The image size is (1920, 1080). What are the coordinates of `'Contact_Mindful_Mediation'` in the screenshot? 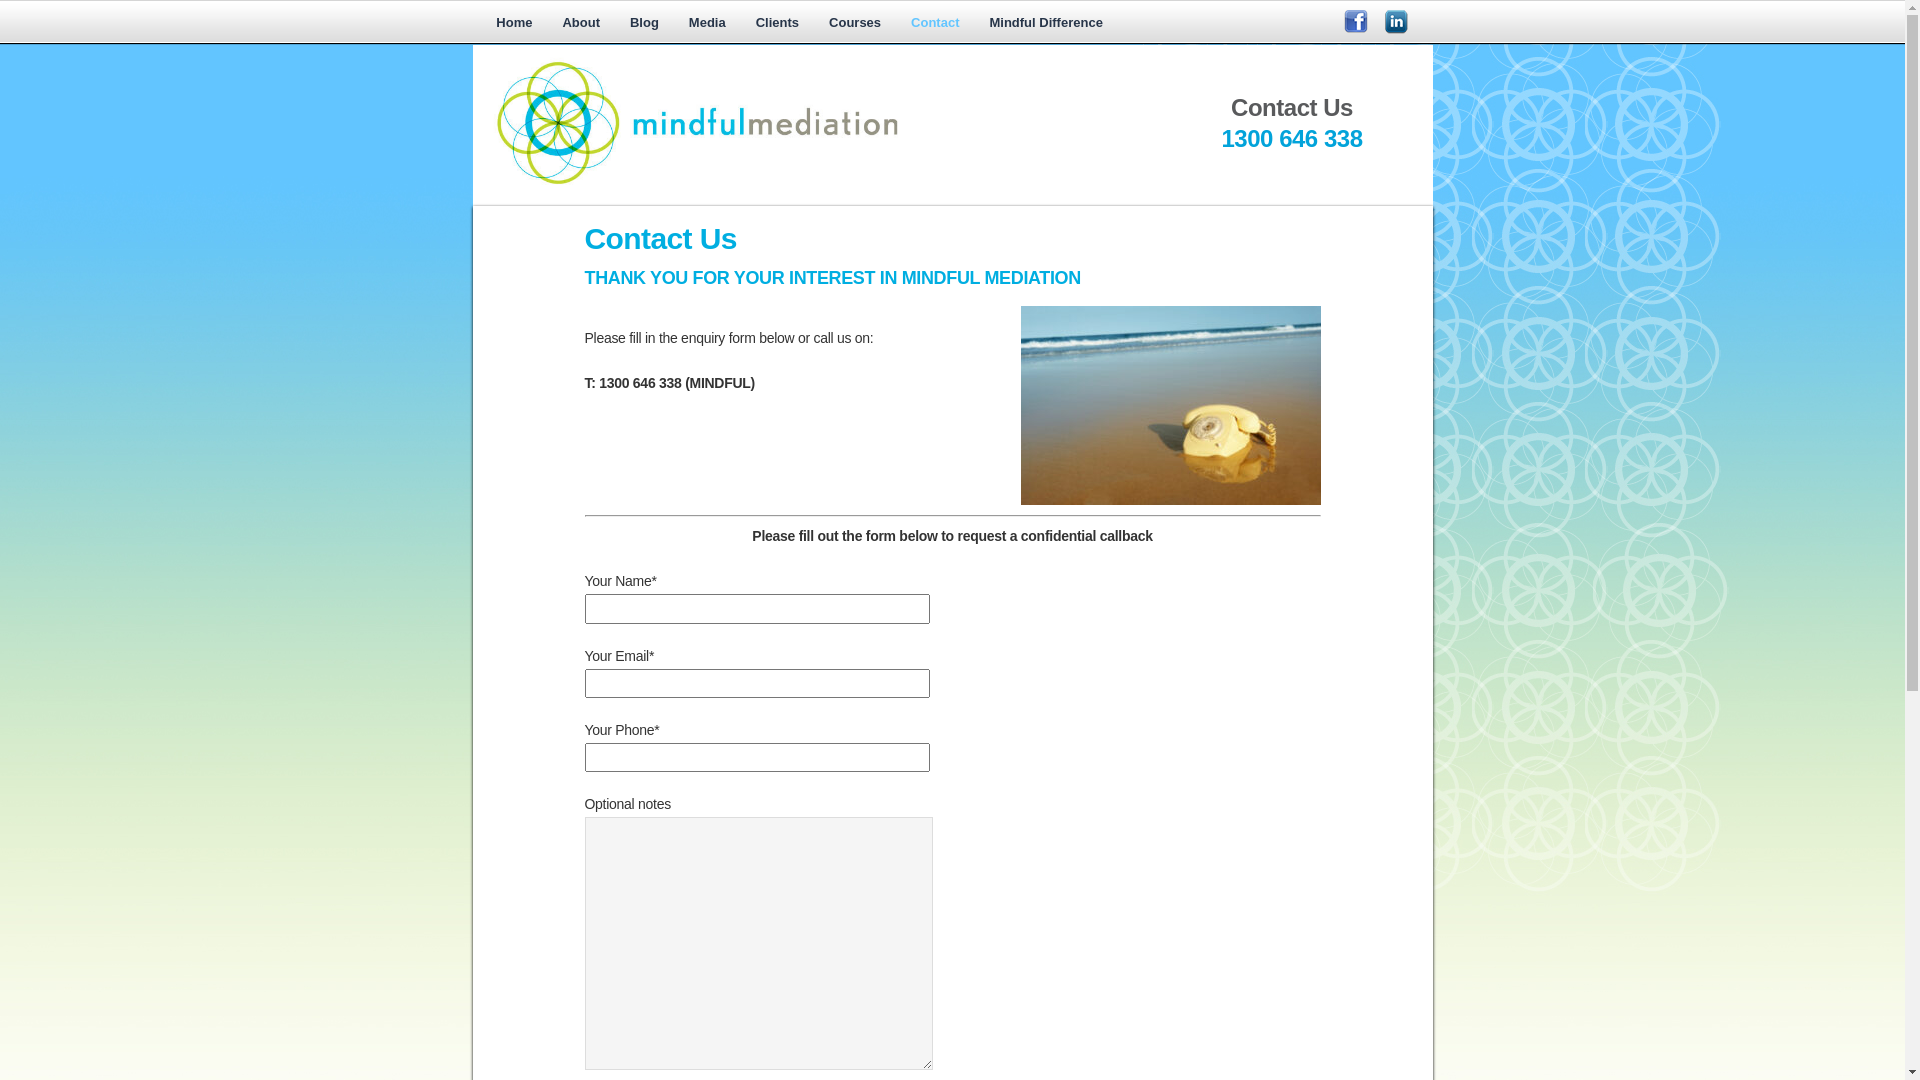 It's located at (1170, 405).